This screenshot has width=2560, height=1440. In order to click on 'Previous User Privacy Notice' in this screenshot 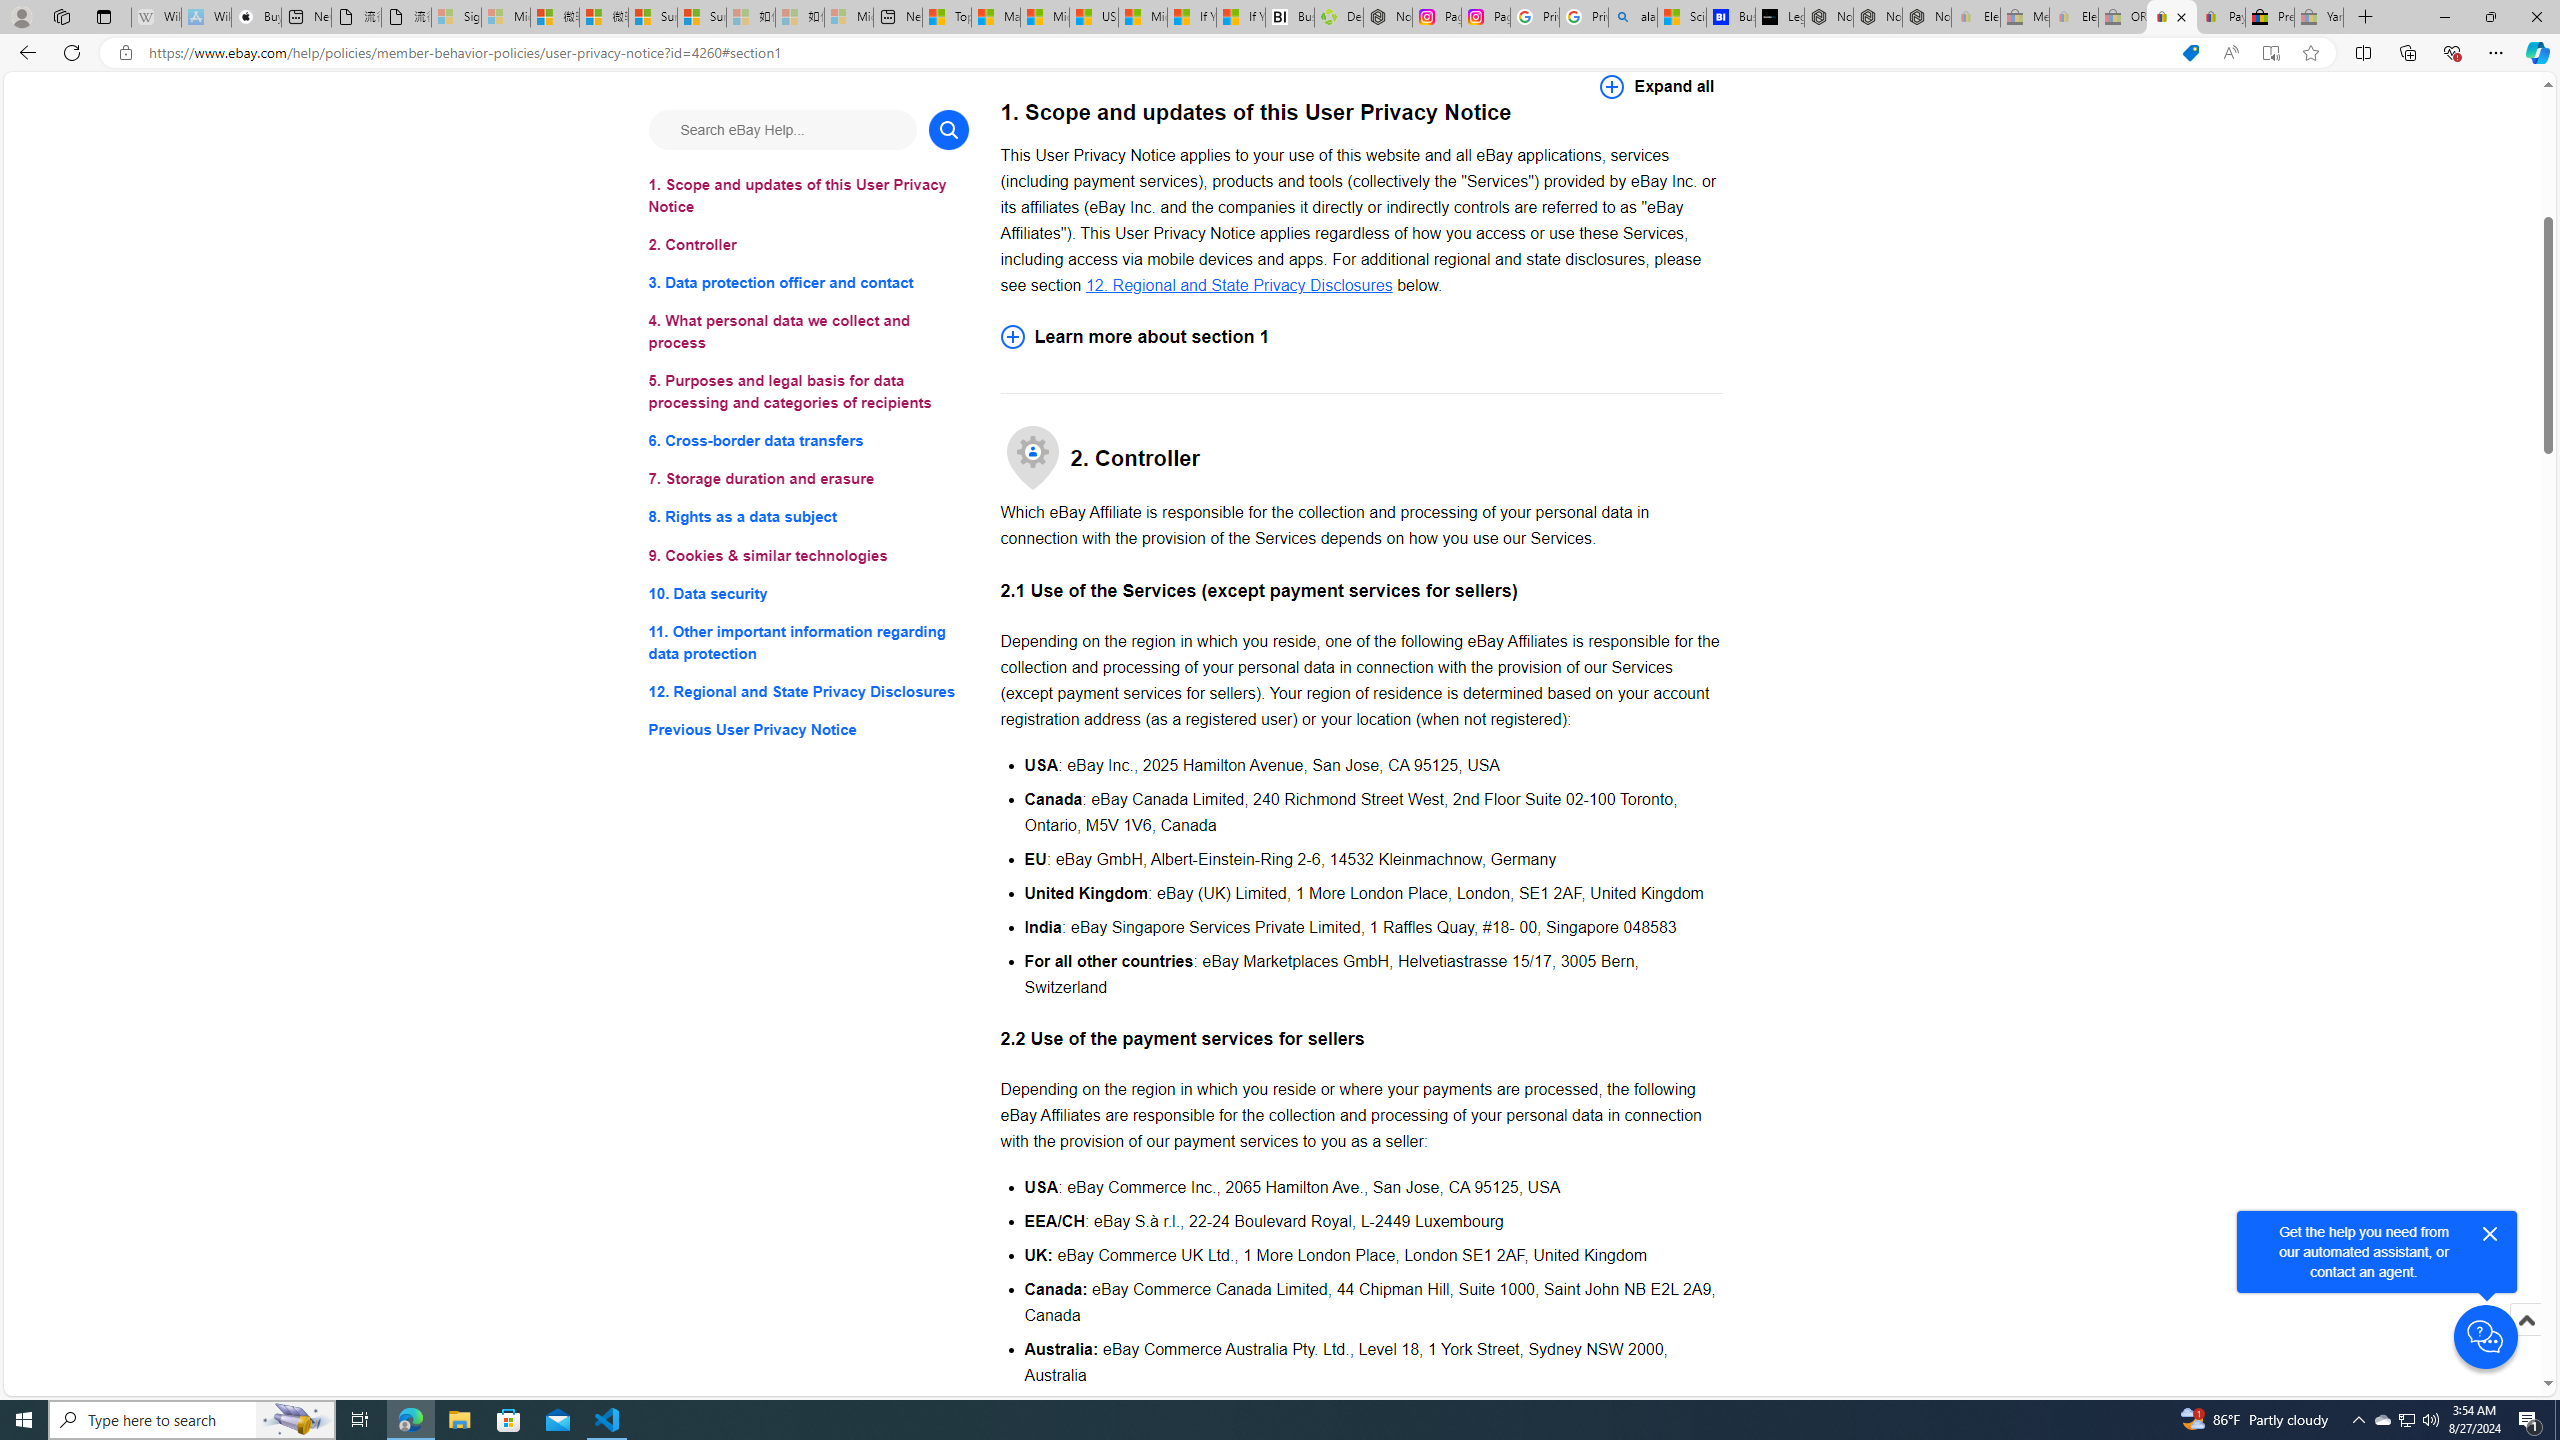, I will do `click(807, 729)`.